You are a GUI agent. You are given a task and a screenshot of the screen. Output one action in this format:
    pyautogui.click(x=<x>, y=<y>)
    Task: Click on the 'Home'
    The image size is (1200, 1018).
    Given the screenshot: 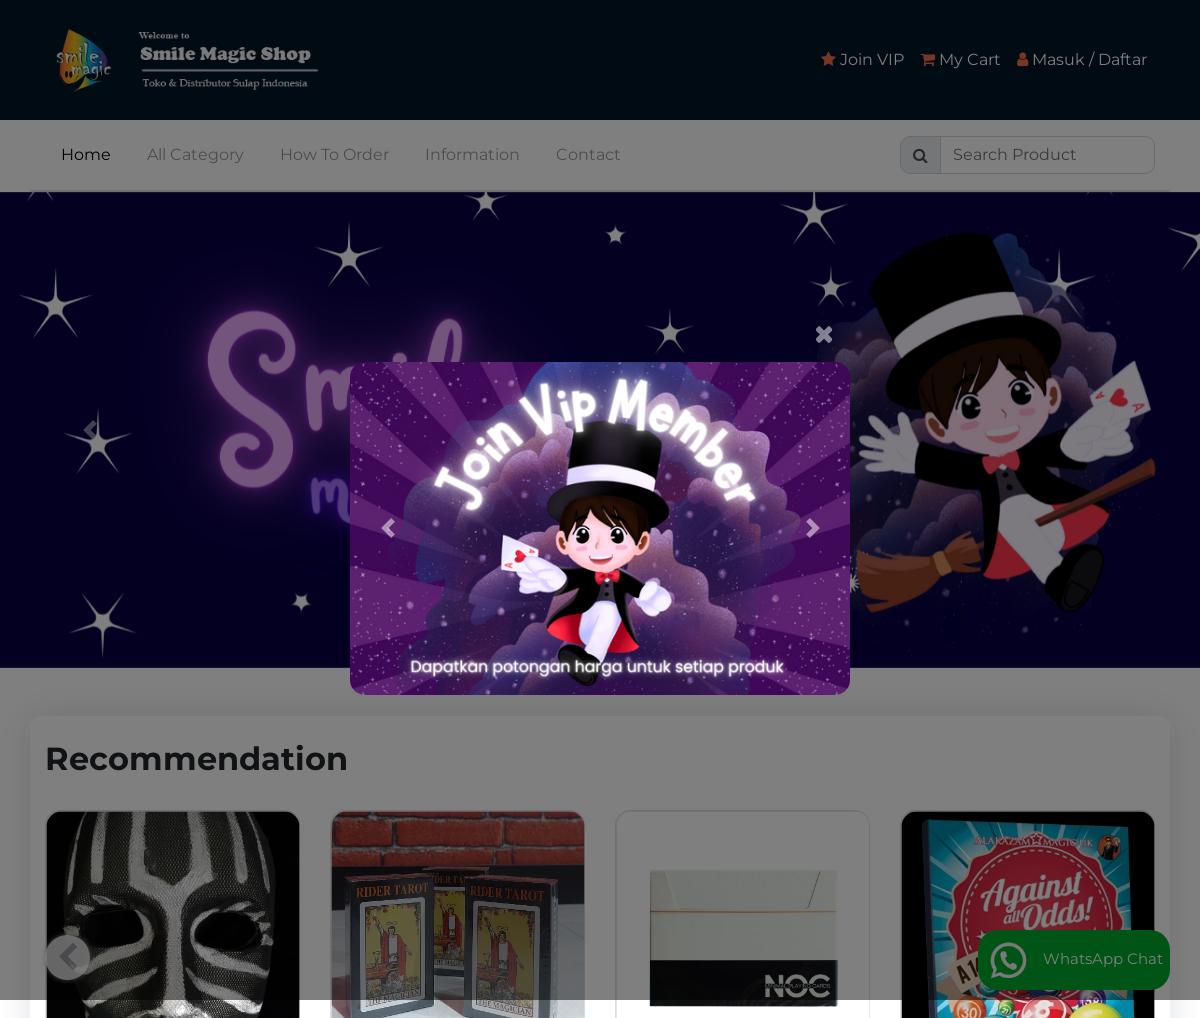 What is the action you would take?
    pyautogui.click(x=60, y=152)
    